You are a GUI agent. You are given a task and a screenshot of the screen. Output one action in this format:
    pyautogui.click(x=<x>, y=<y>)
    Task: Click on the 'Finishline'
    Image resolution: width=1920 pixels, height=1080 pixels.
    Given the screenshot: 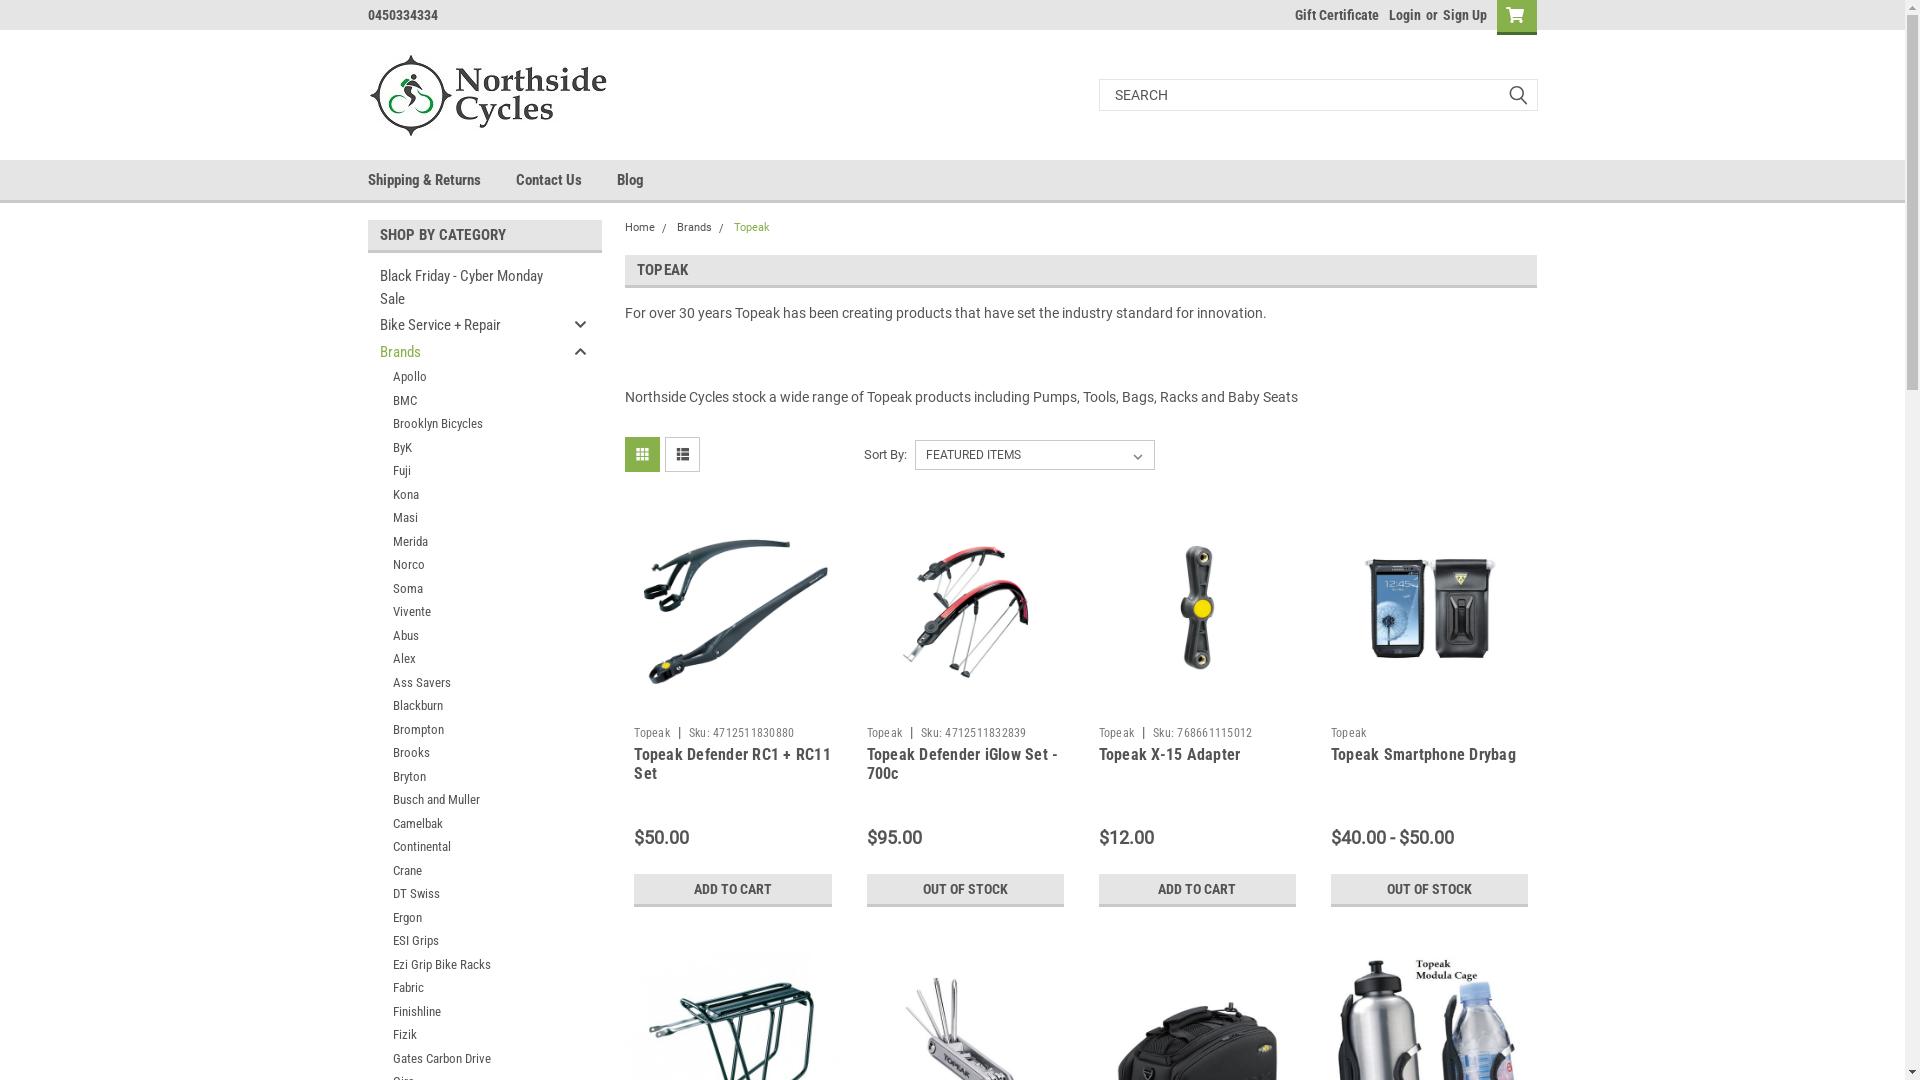 What is the action you would take?
    pyautogui.click(x=368, y=1011)
    